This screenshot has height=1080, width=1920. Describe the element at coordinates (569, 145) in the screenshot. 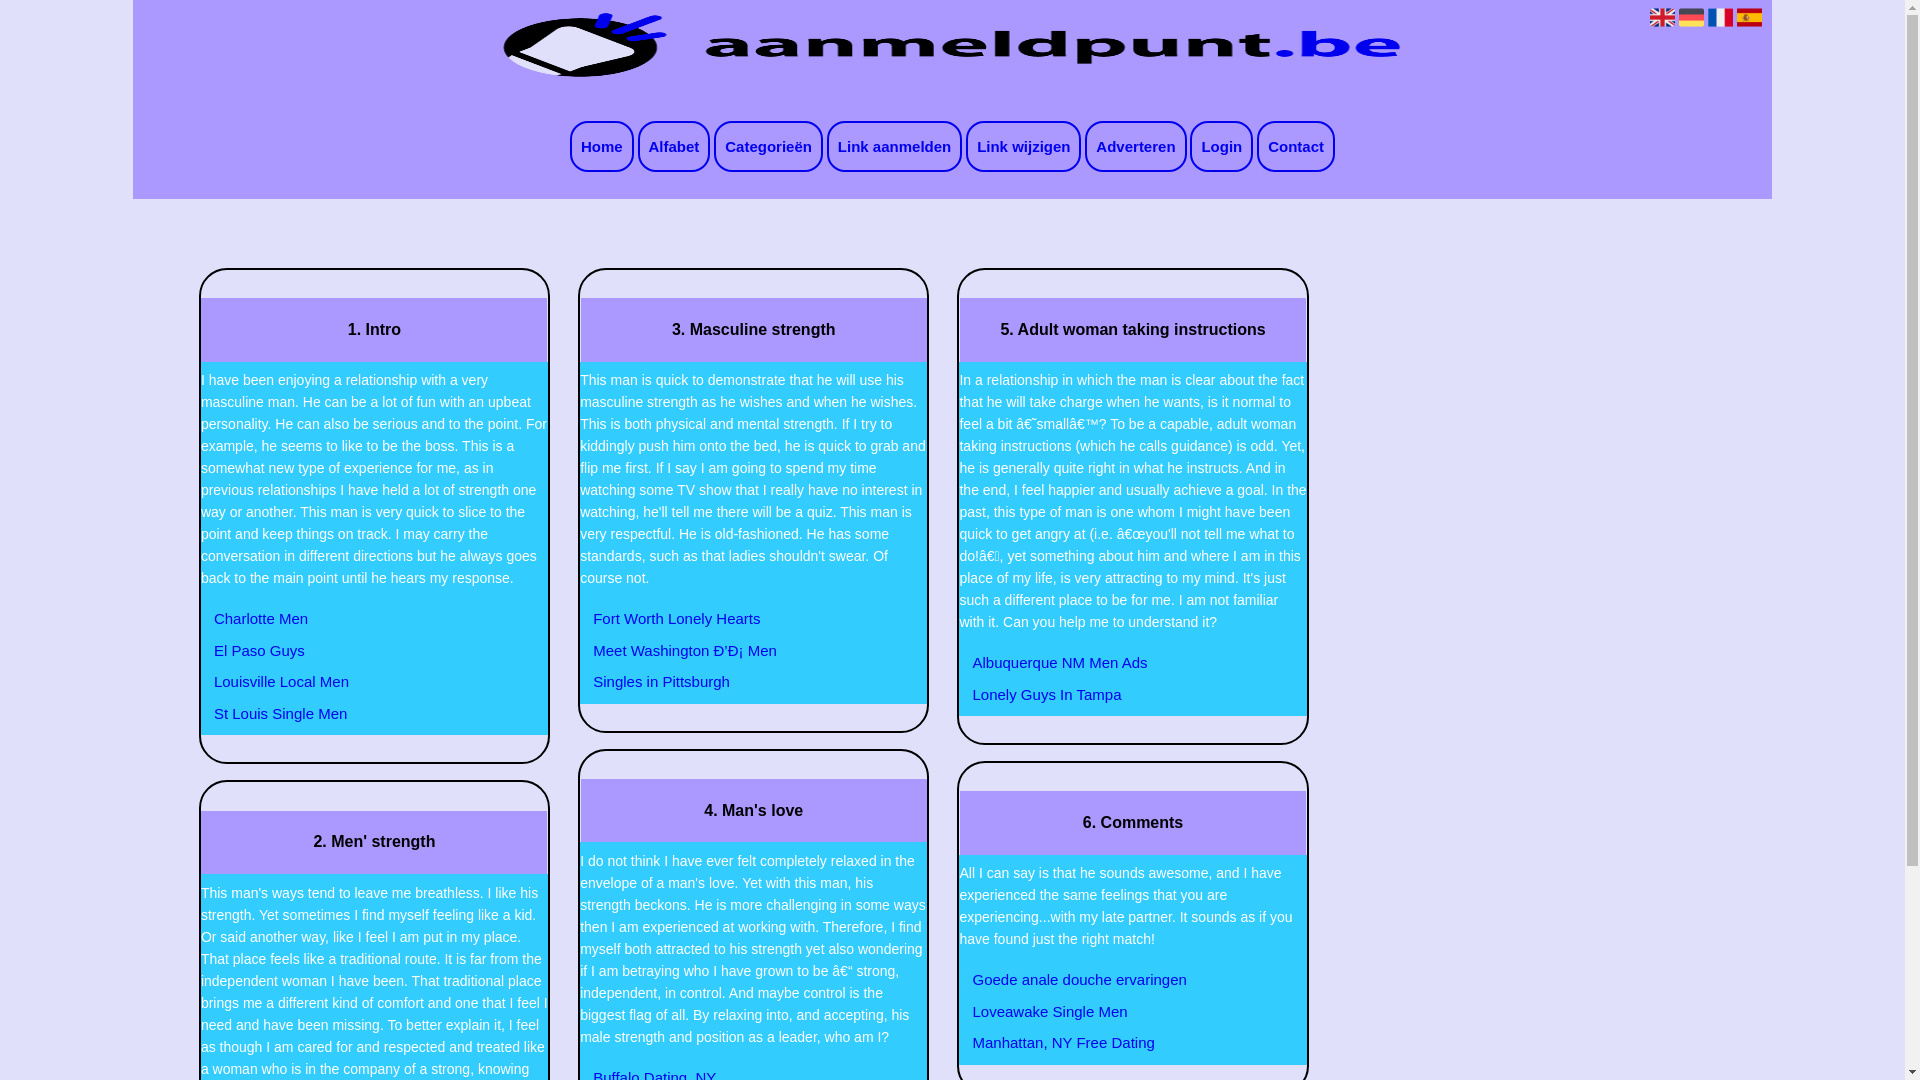

I see `'Home'` at that location.